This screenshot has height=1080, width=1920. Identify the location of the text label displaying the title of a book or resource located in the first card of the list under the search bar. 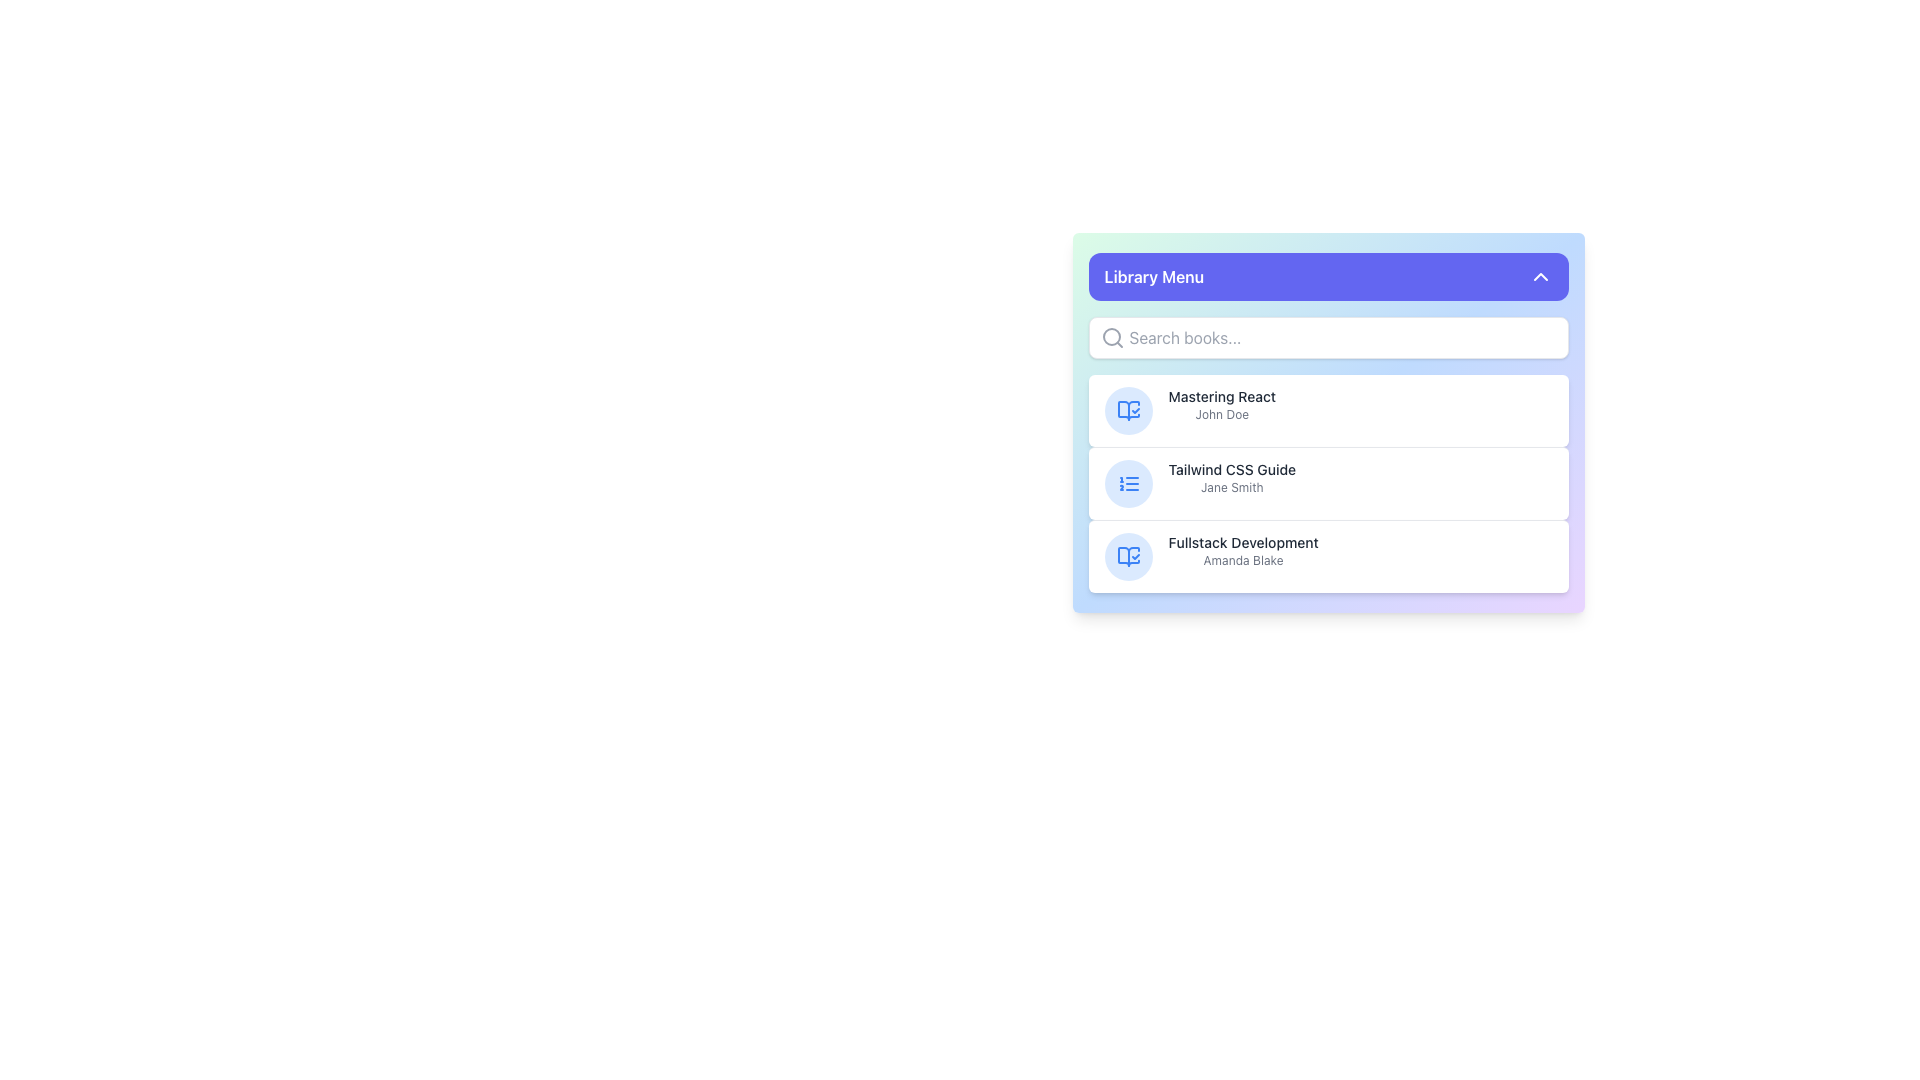
(1221, 397).